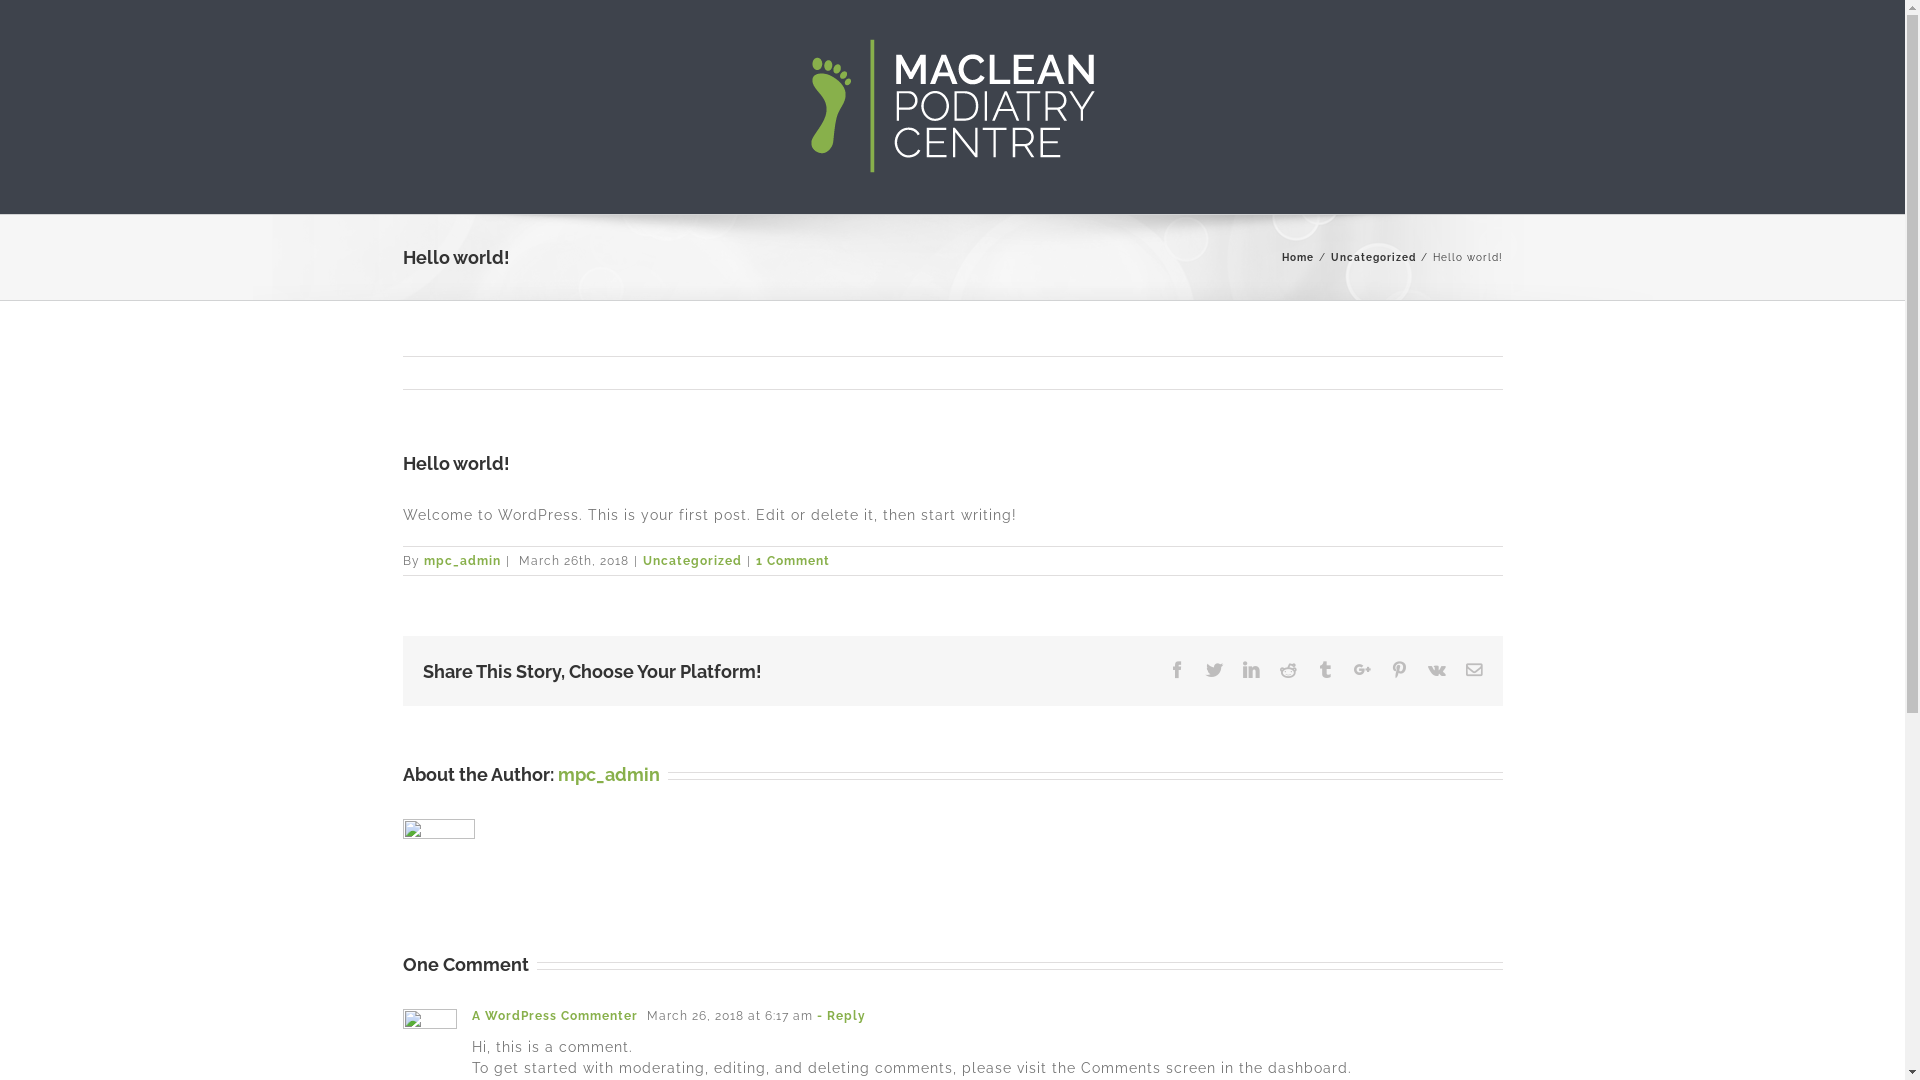  Describe the element at coordinates (608, 773) in the screenshot. I see `'mpc_admin'` at that location.